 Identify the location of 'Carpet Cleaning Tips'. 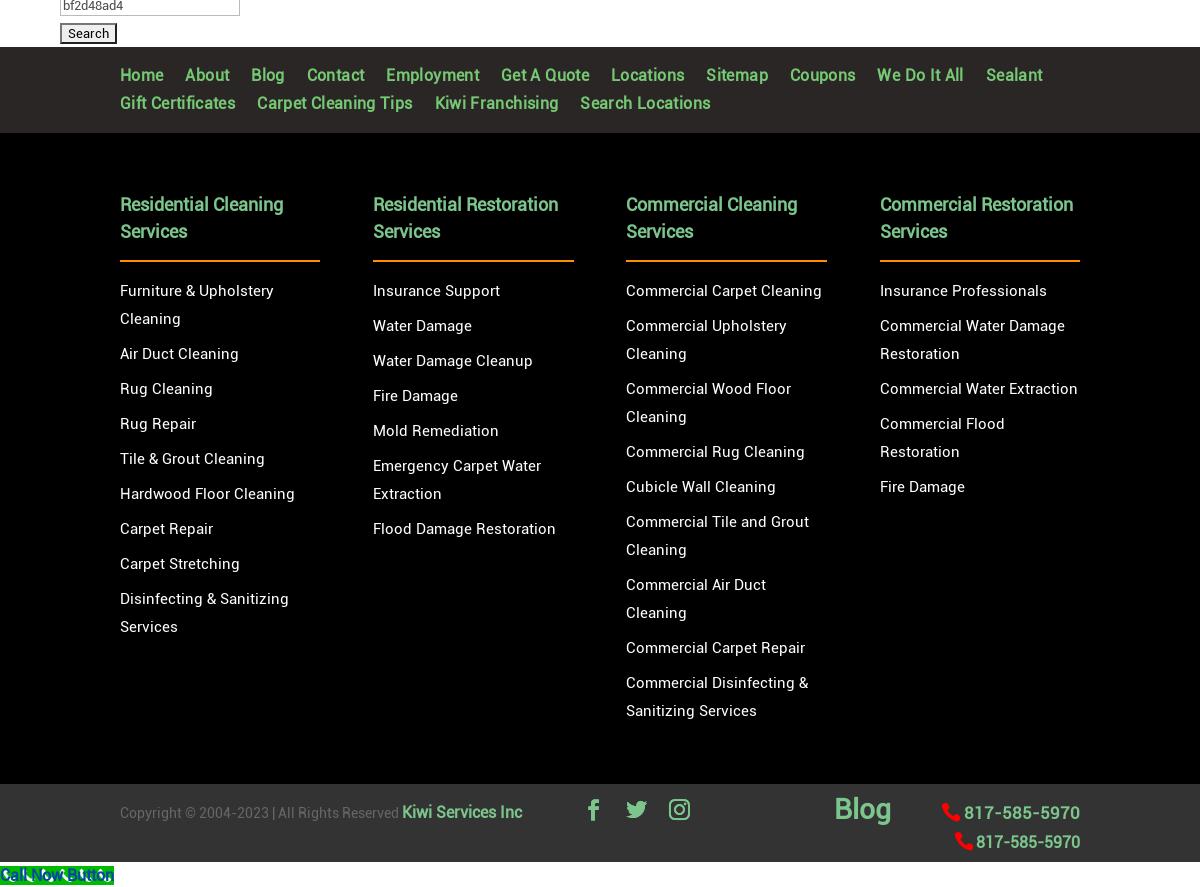
(324, 103).